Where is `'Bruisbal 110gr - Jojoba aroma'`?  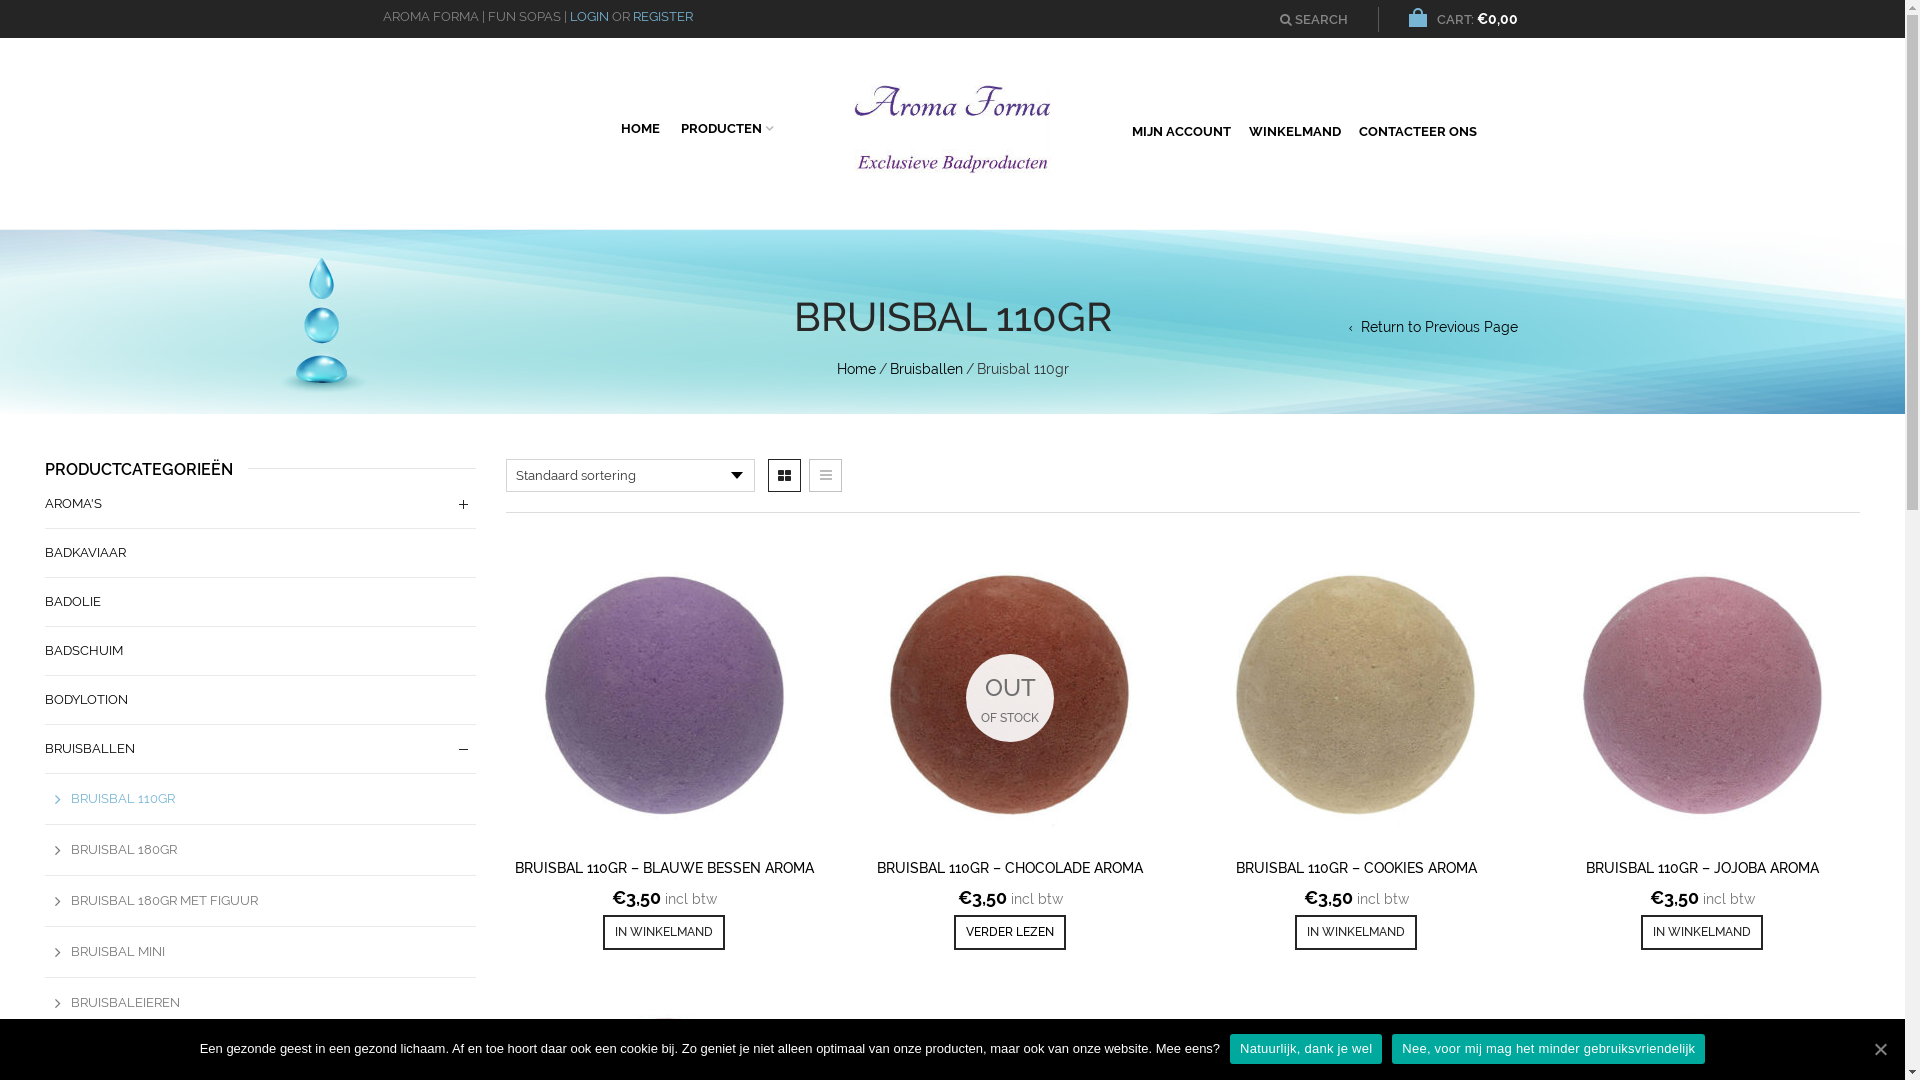 'Bruisbal 110gr - Jojoba aroma' is located at coordinates (1701, 697).